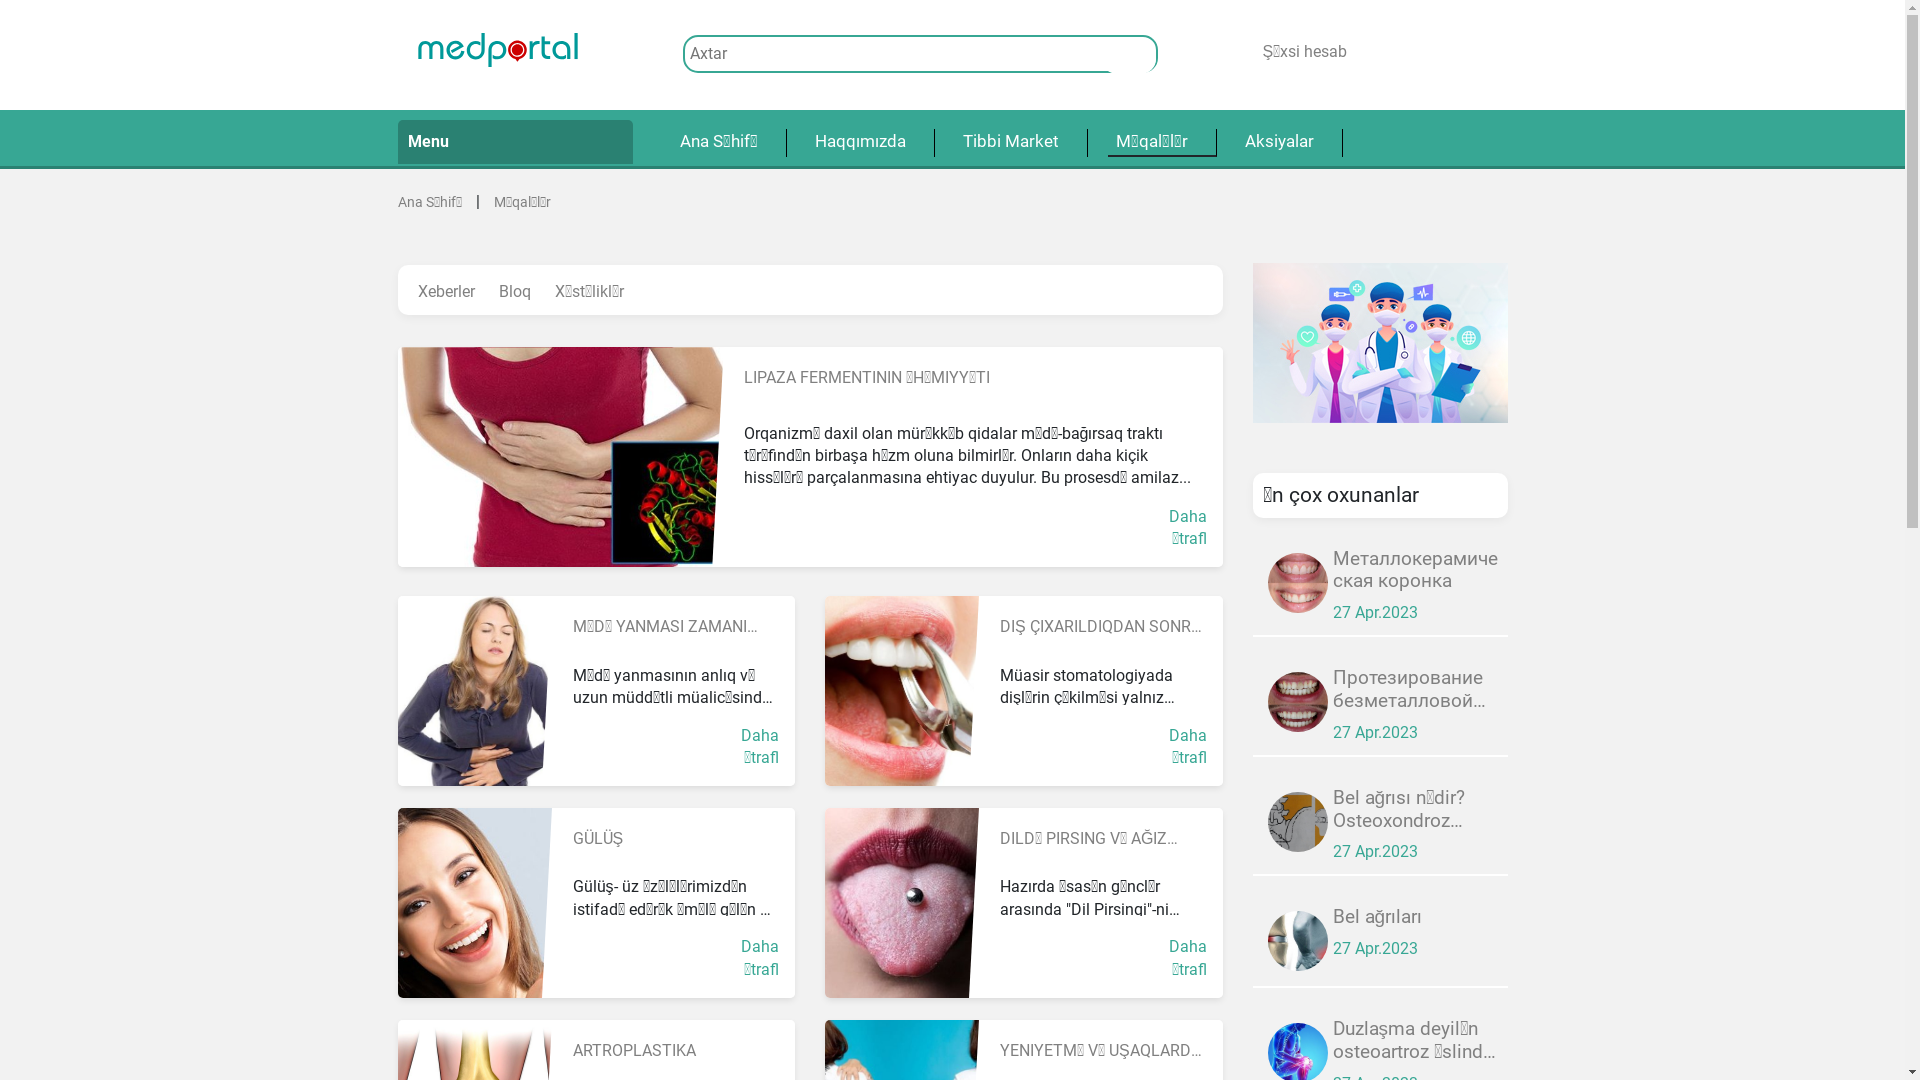 Image resolution: width=1920 pixels, height=1080 pixels. What do you see at coordinates (513, 292) in the screenshot?
I see `'Bloq'` at bounding box center [513, 292].